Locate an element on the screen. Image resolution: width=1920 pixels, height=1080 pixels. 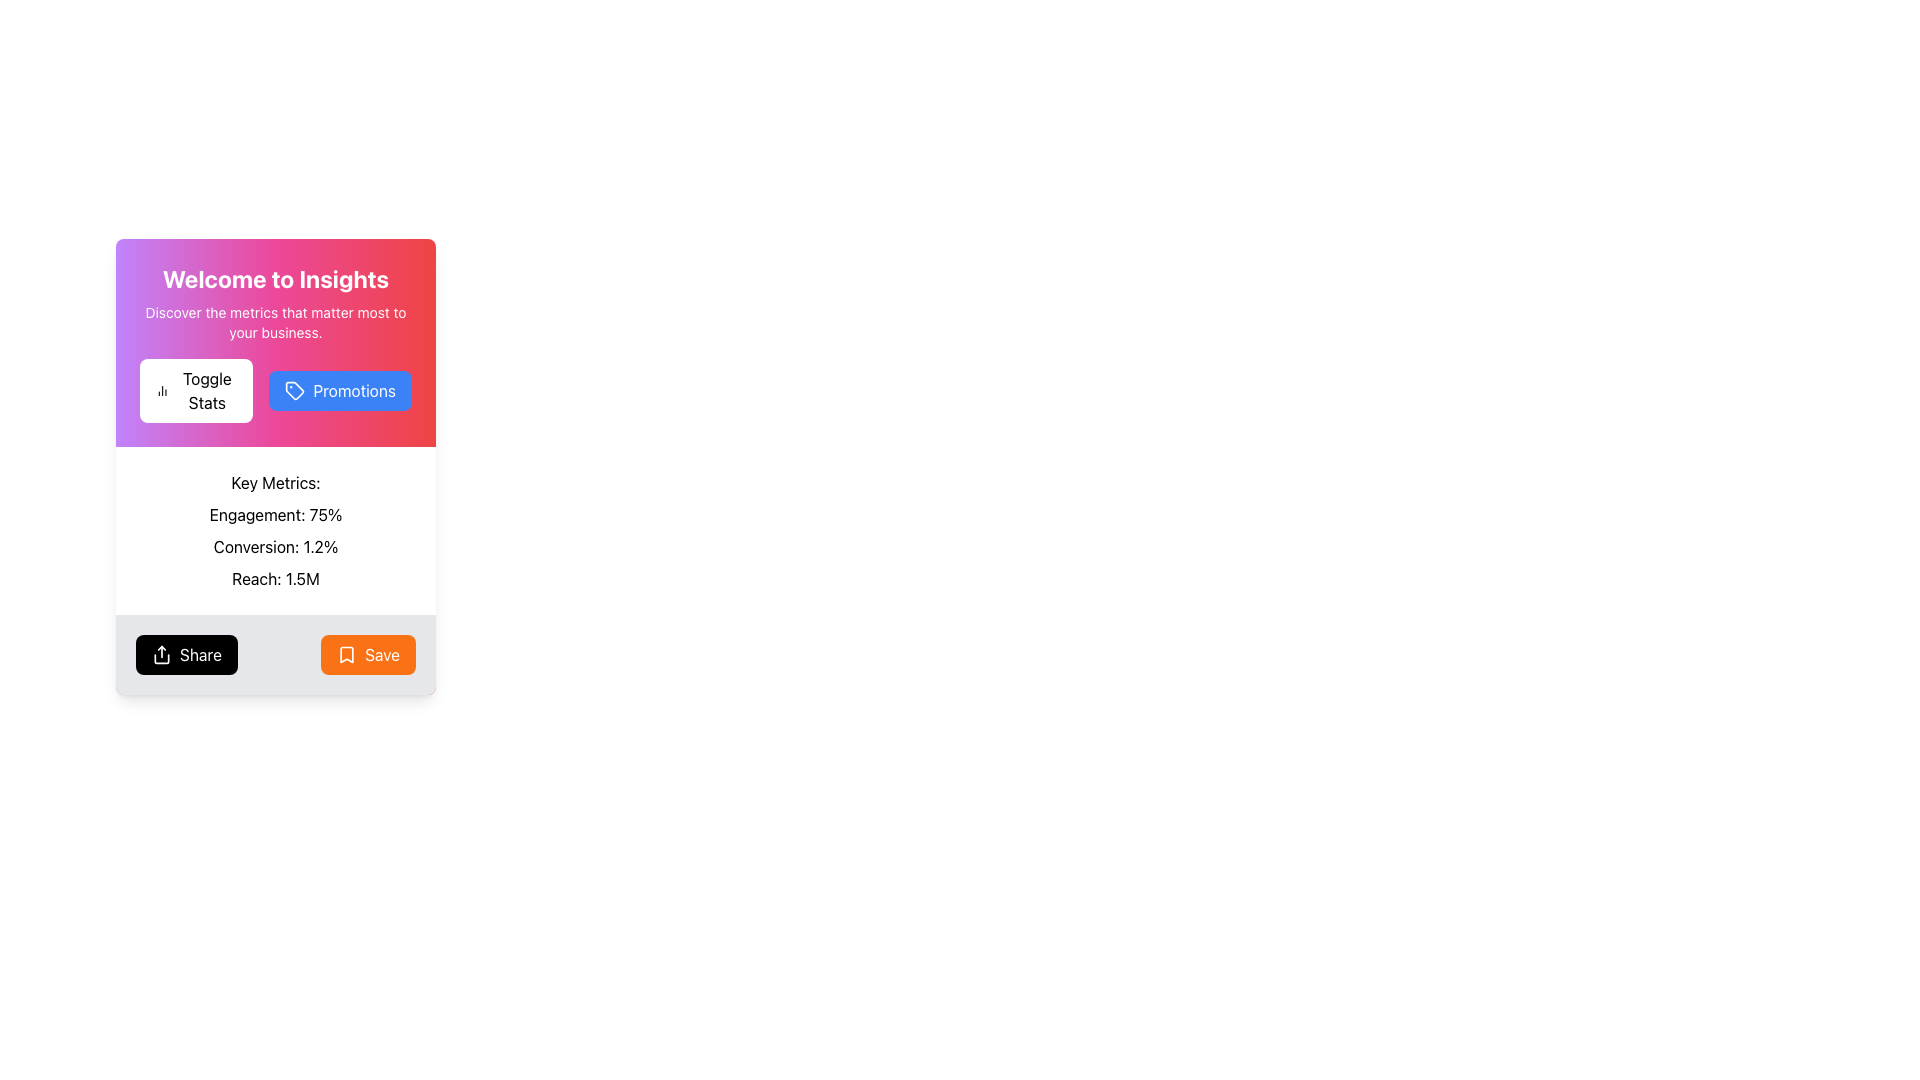
the decorative icon associated with the 'Promotions' button, located in the top section of the card, to the right of the 'Toggle Stats' button is located at coordinates (294, 390).